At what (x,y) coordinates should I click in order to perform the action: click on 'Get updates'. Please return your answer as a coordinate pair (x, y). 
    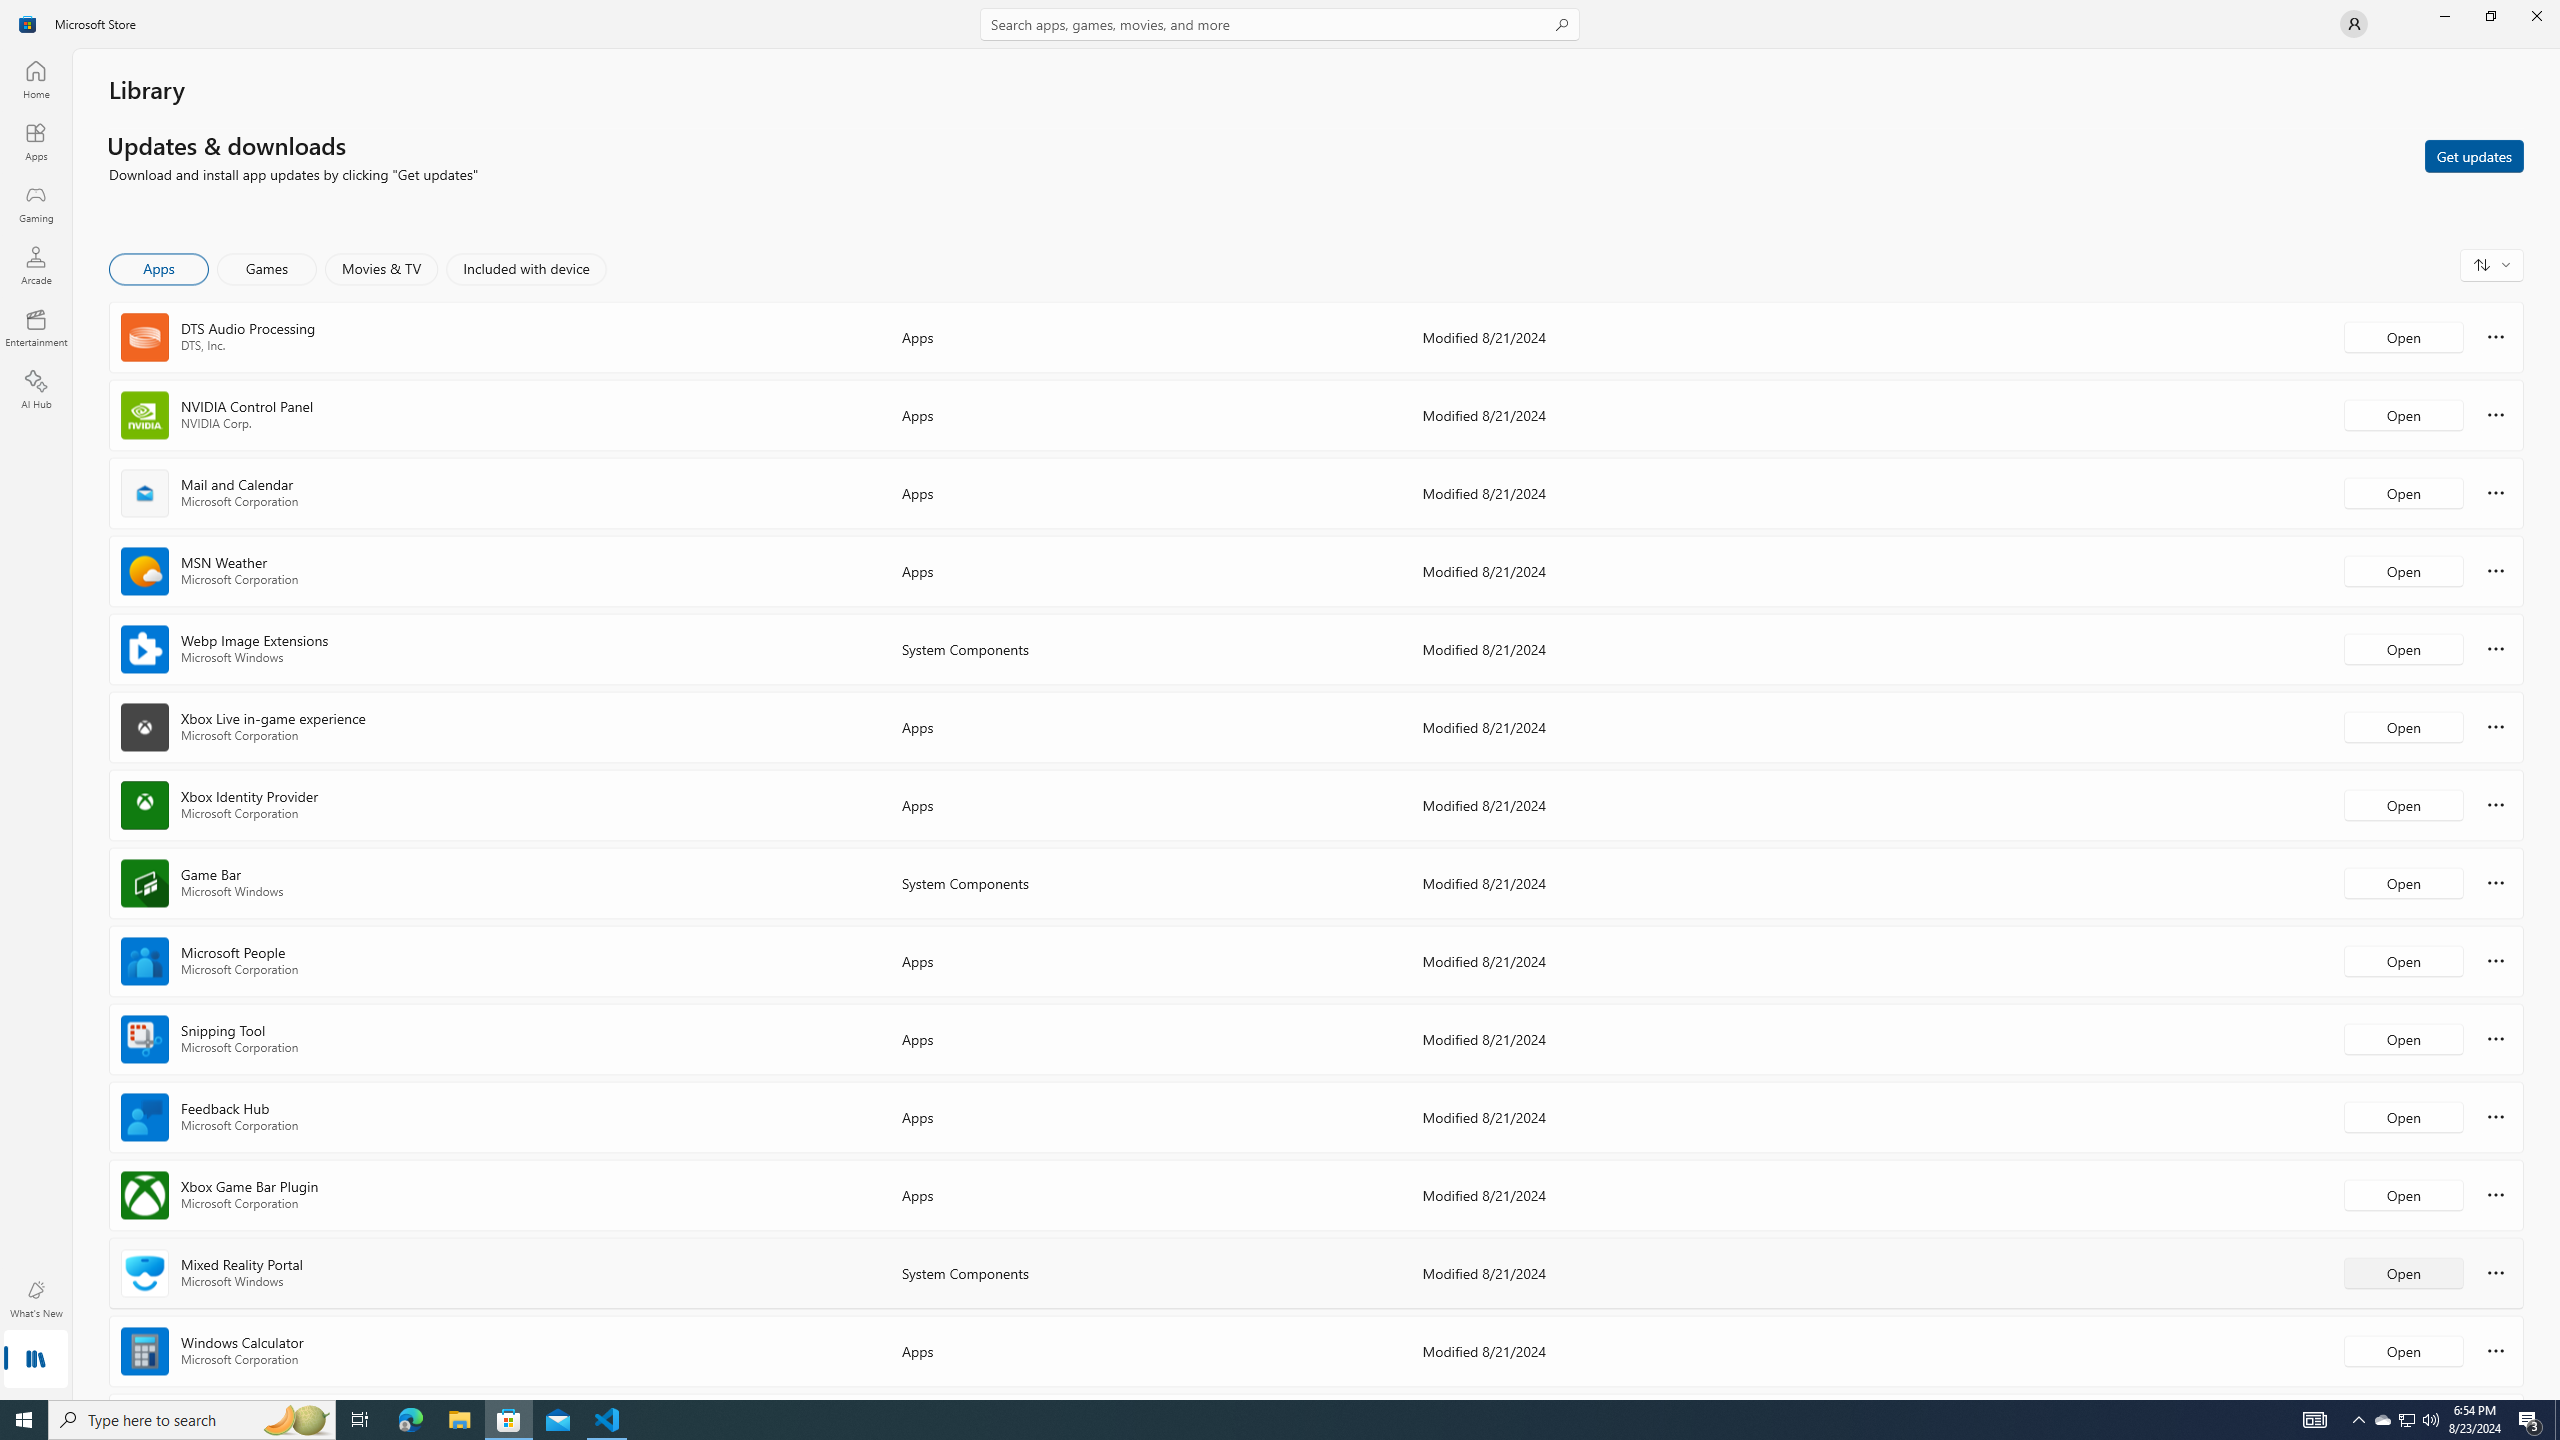
    Looking at the image, I should click on (2474, 154).